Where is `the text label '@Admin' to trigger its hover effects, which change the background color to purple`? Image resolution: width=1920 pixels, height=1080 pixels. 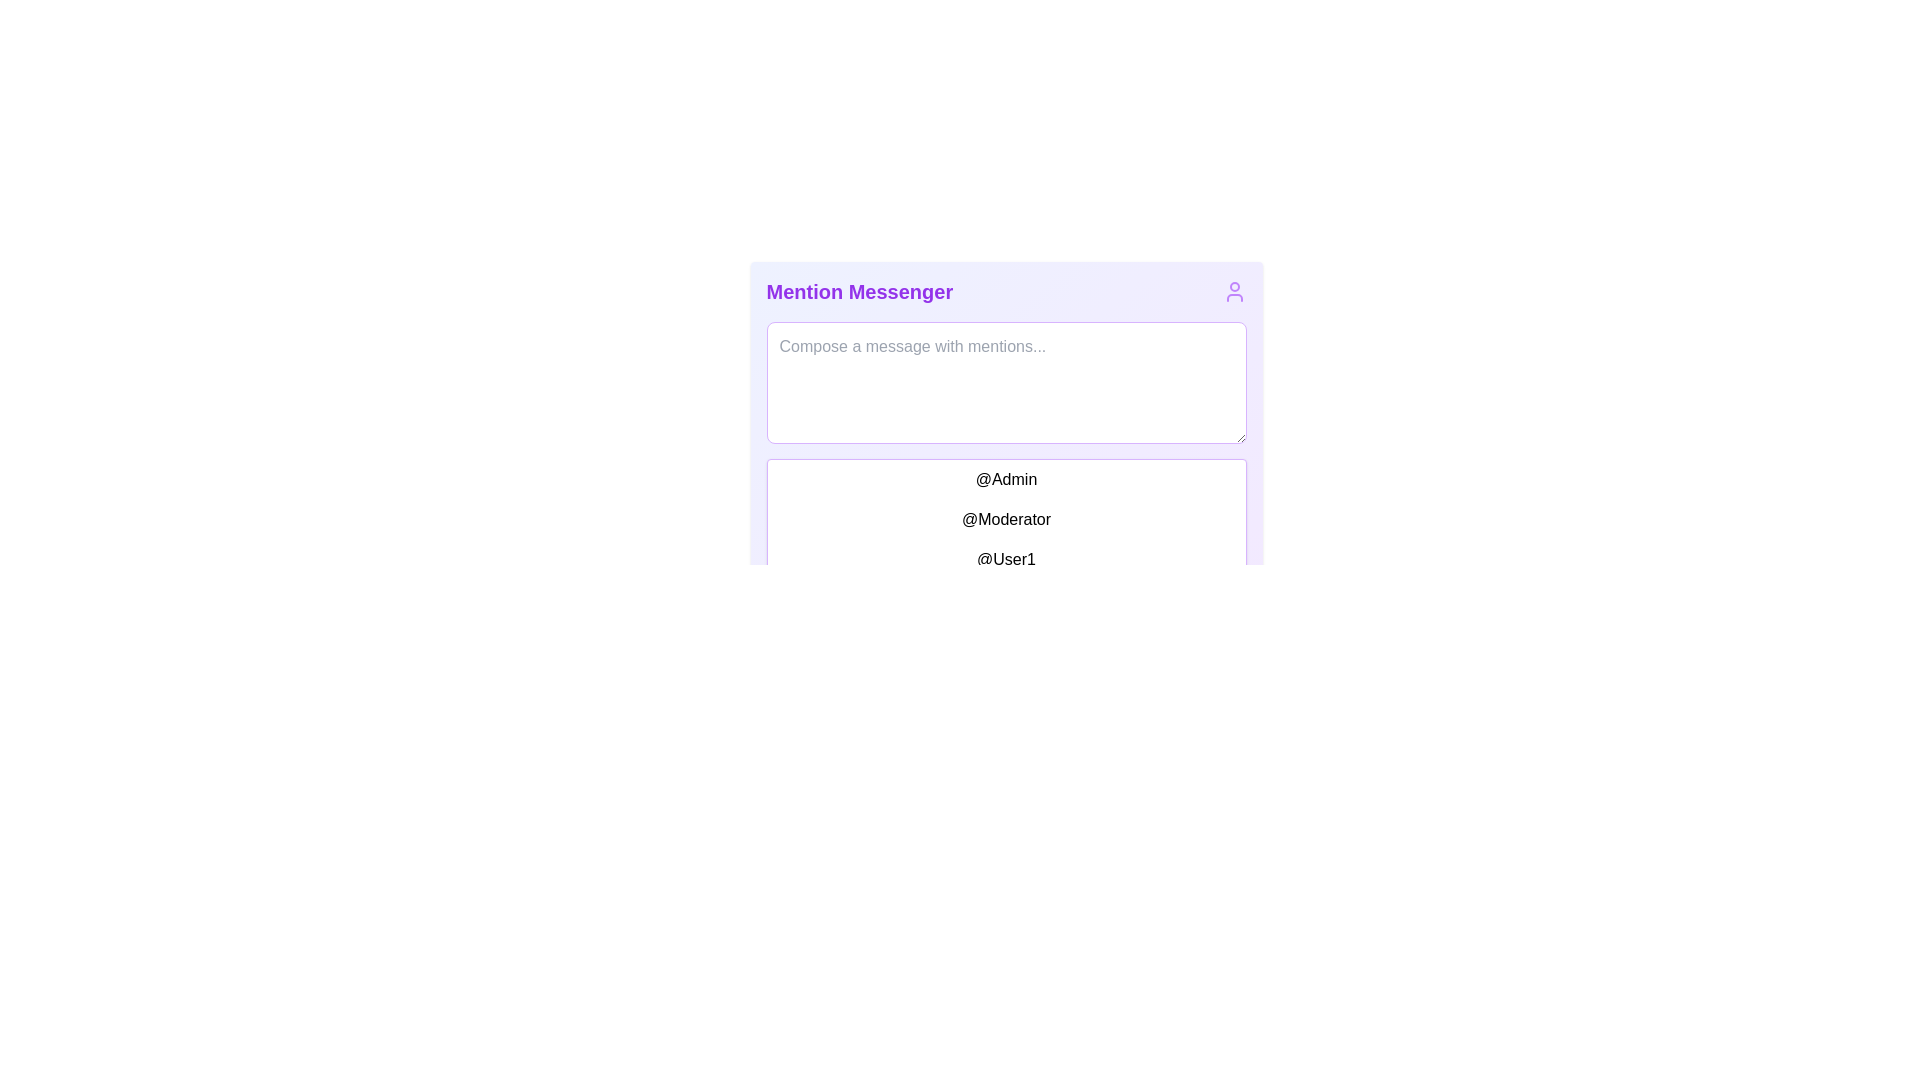 the text label '@Admin' to trigger its hover effects, which change the background color to purple is located at coordinates (1006, 479).